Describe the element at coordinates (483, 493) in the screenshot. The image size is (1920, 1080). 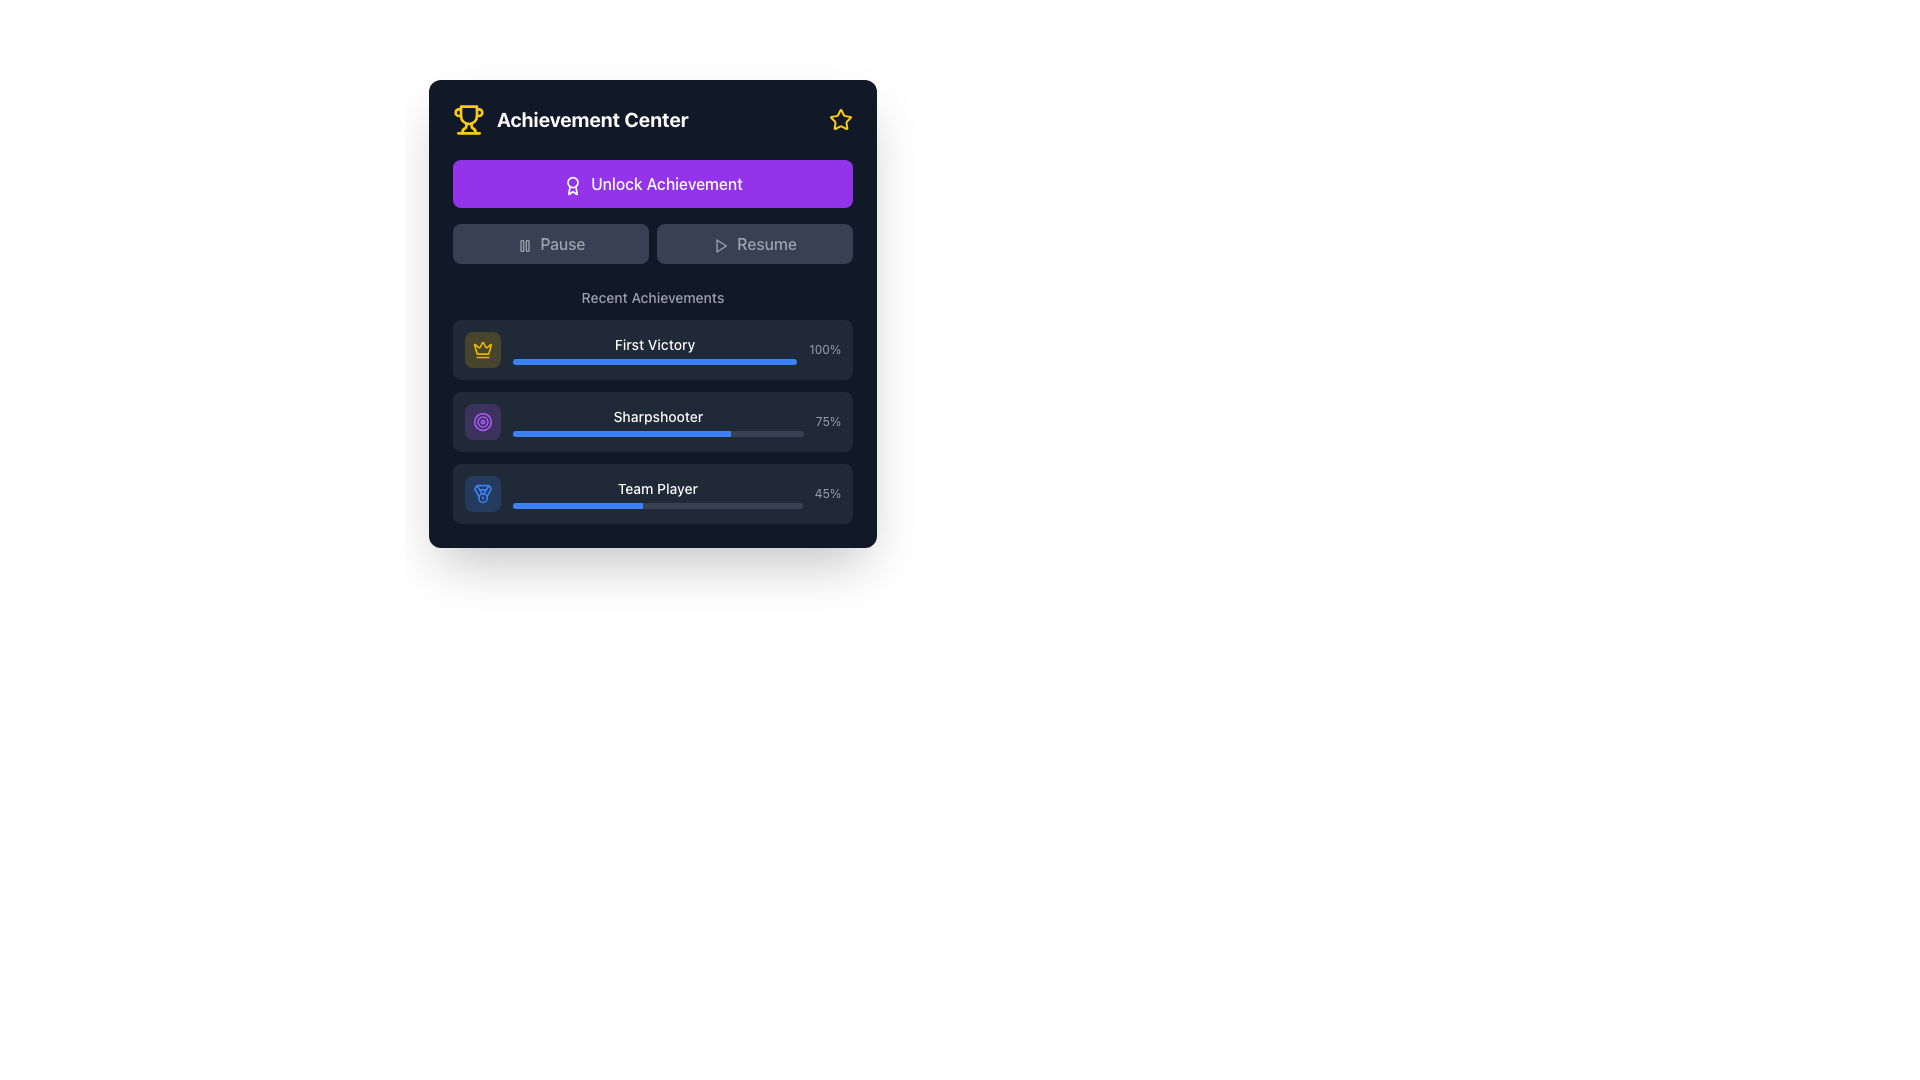
I see `the small medal icon on a blue background with a light blue border, located in the 'Team Player' section of the achievement list` at that location.